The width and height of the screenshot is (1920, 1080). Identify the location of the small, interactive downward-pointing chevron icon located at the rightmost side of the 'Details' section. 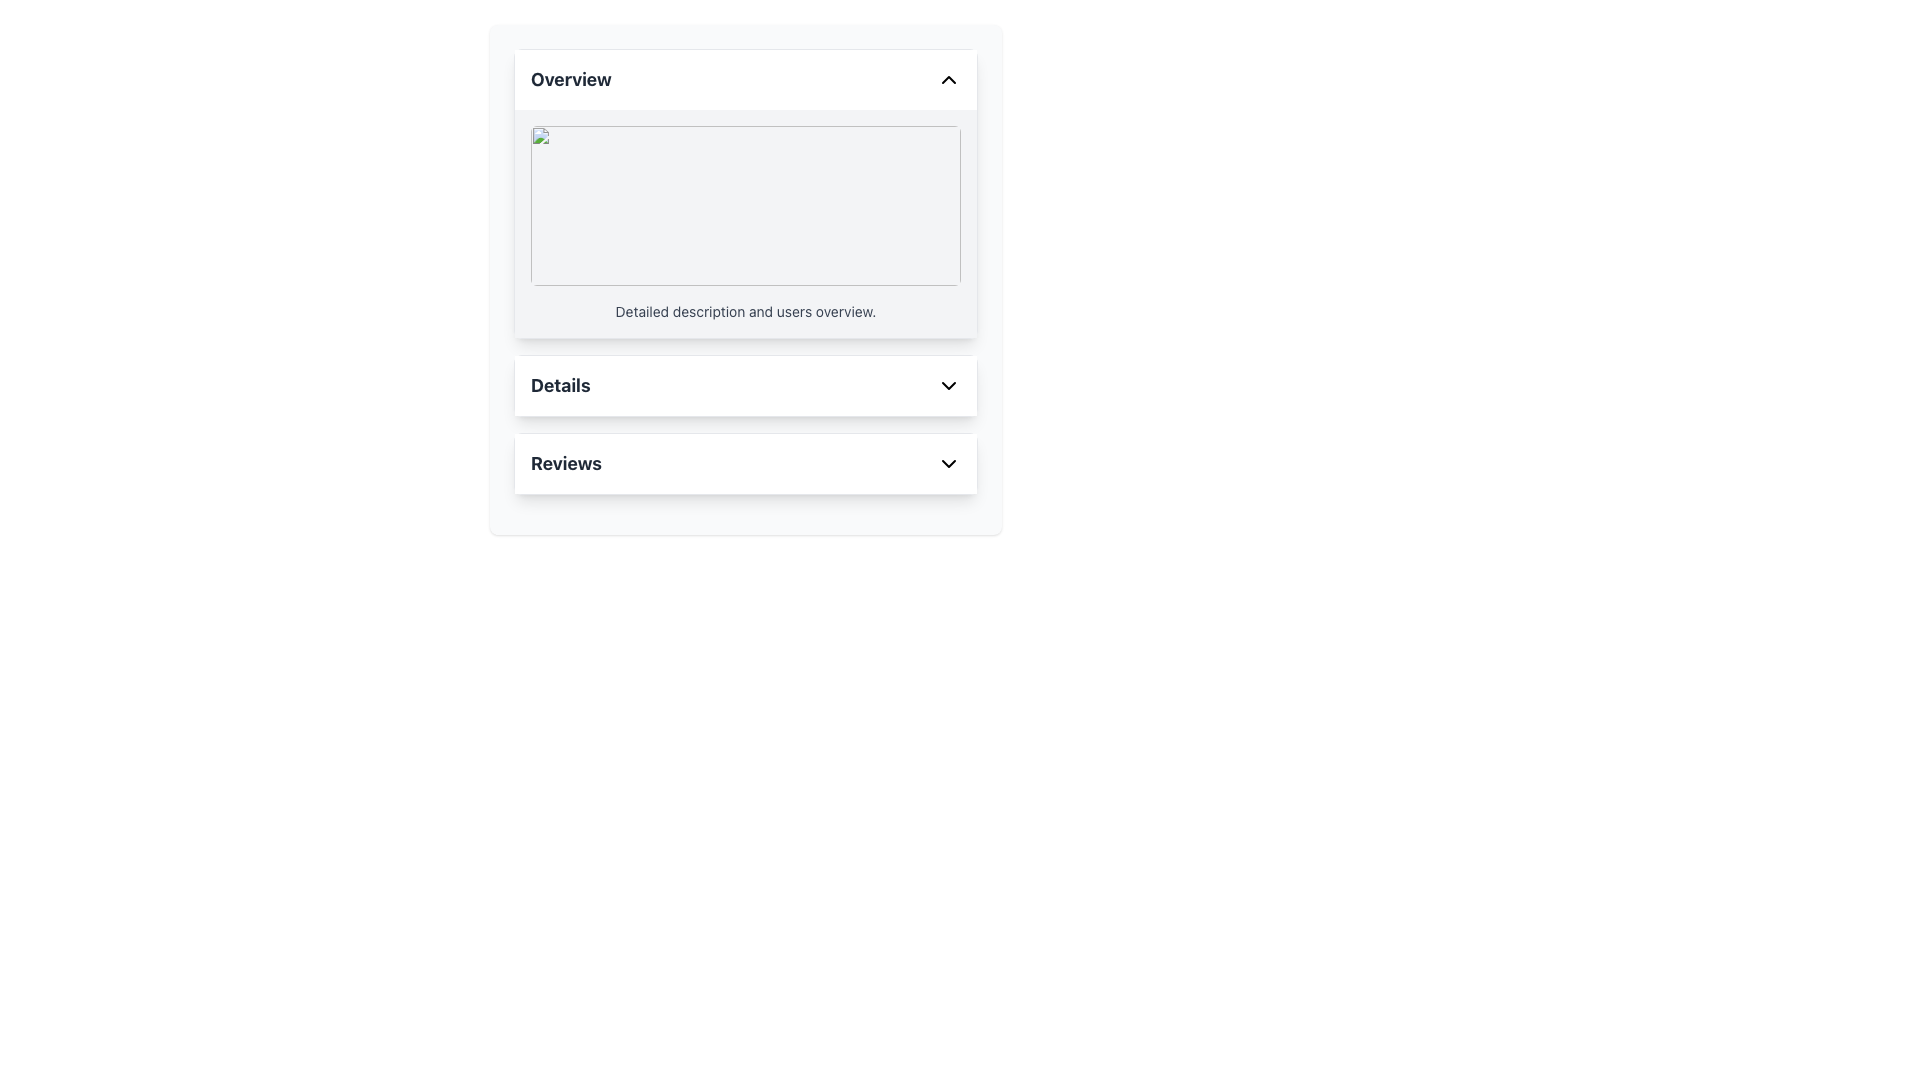
(948, 385).